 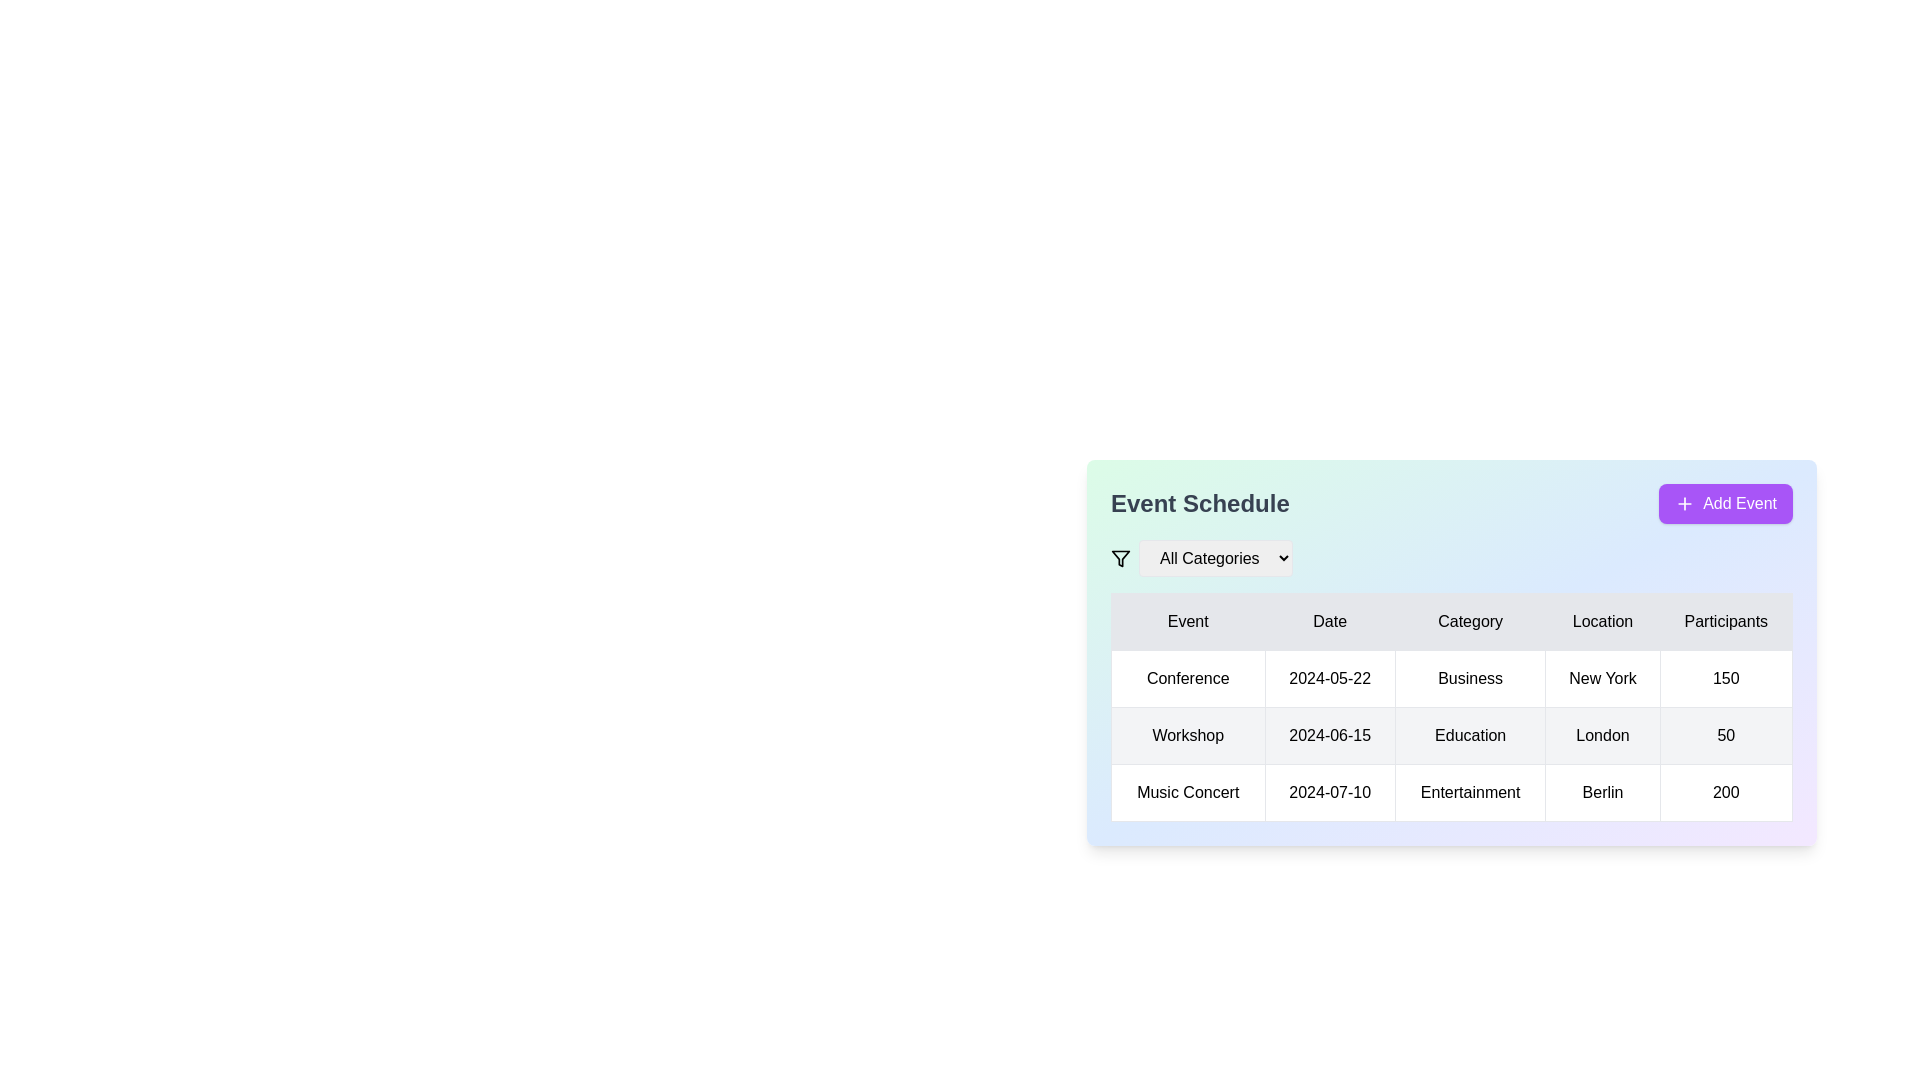 What do you see at coordinates (1451, 620) in the screenshot?
I see `the 'Category' table header cell to sort the table by this column` at bounding box center [1451, 620].